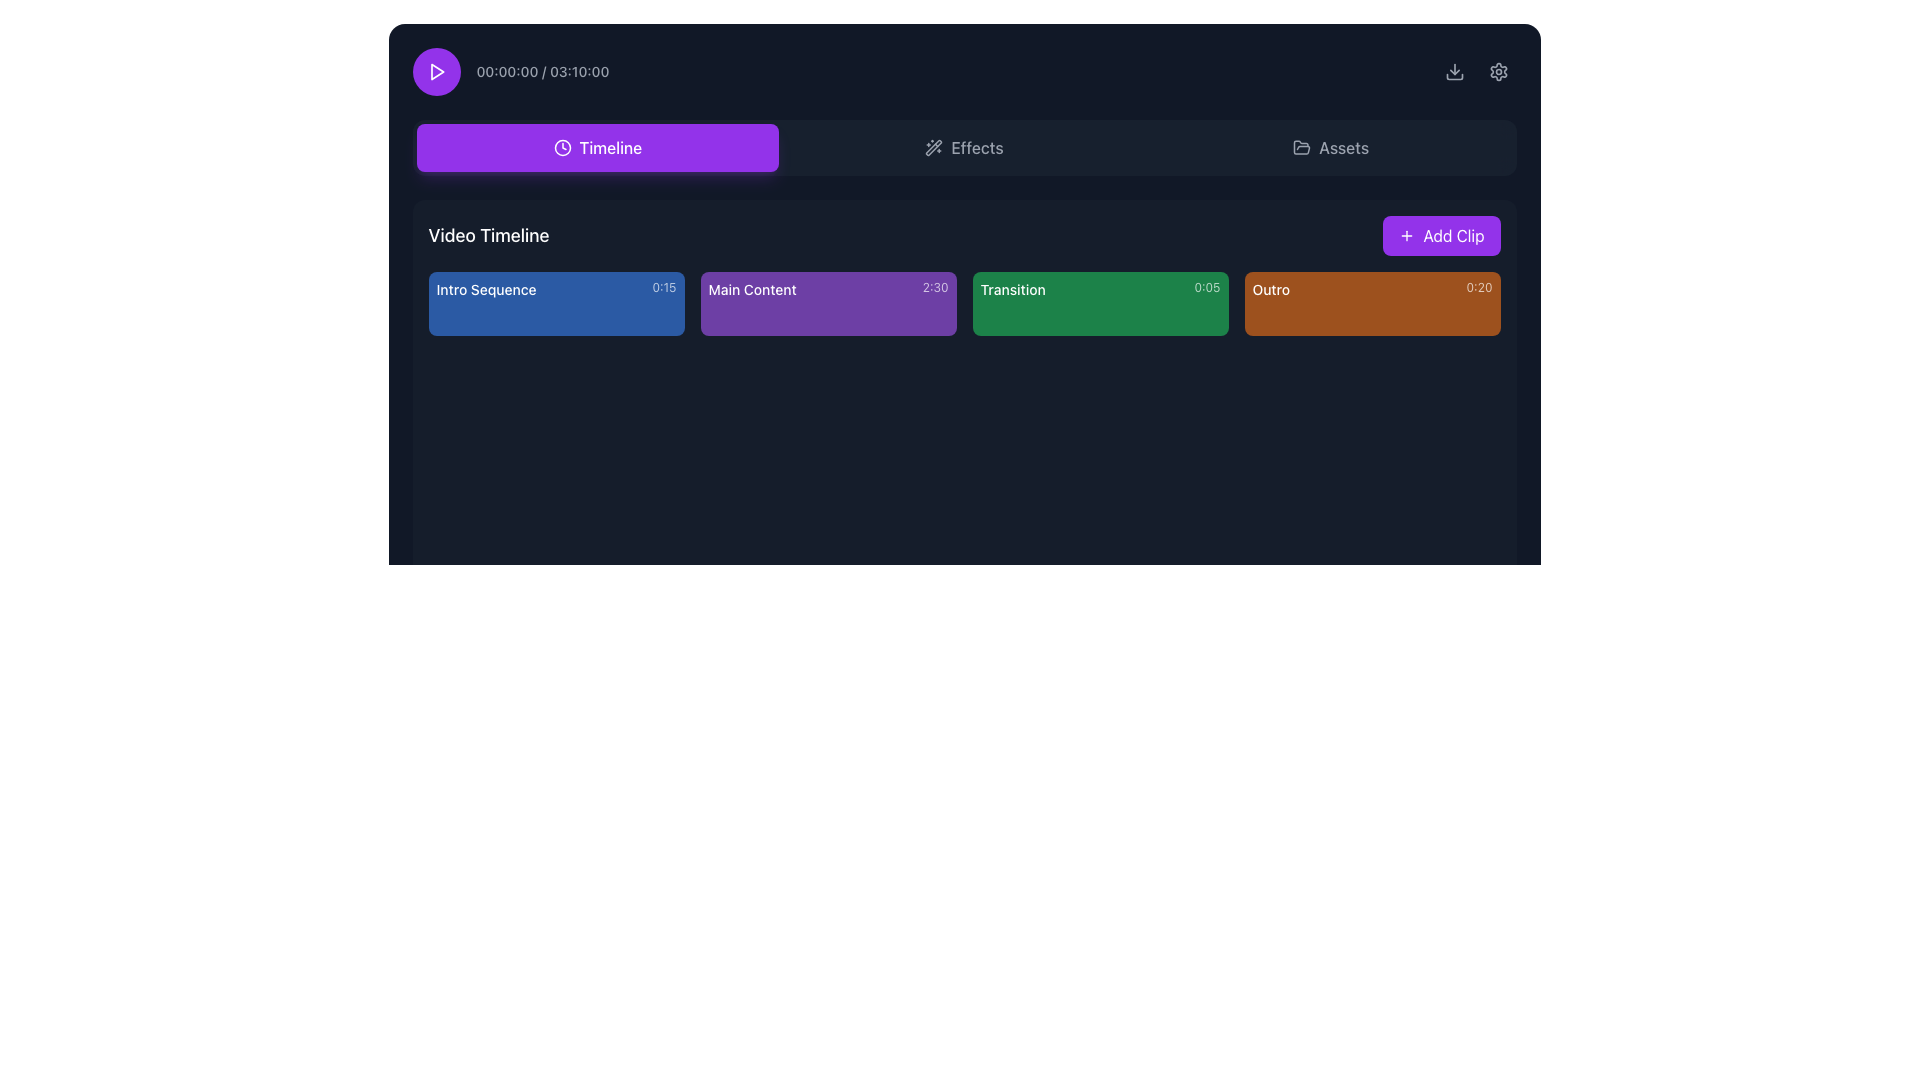 Image resolution: width=1920 pixels, height=1080 pixels. I want to click on the navigational button that accesses the 'Effects' section, located between the 'Timeline' and 'Assets' buttons, to enhance accessibility, so click(964, 146).